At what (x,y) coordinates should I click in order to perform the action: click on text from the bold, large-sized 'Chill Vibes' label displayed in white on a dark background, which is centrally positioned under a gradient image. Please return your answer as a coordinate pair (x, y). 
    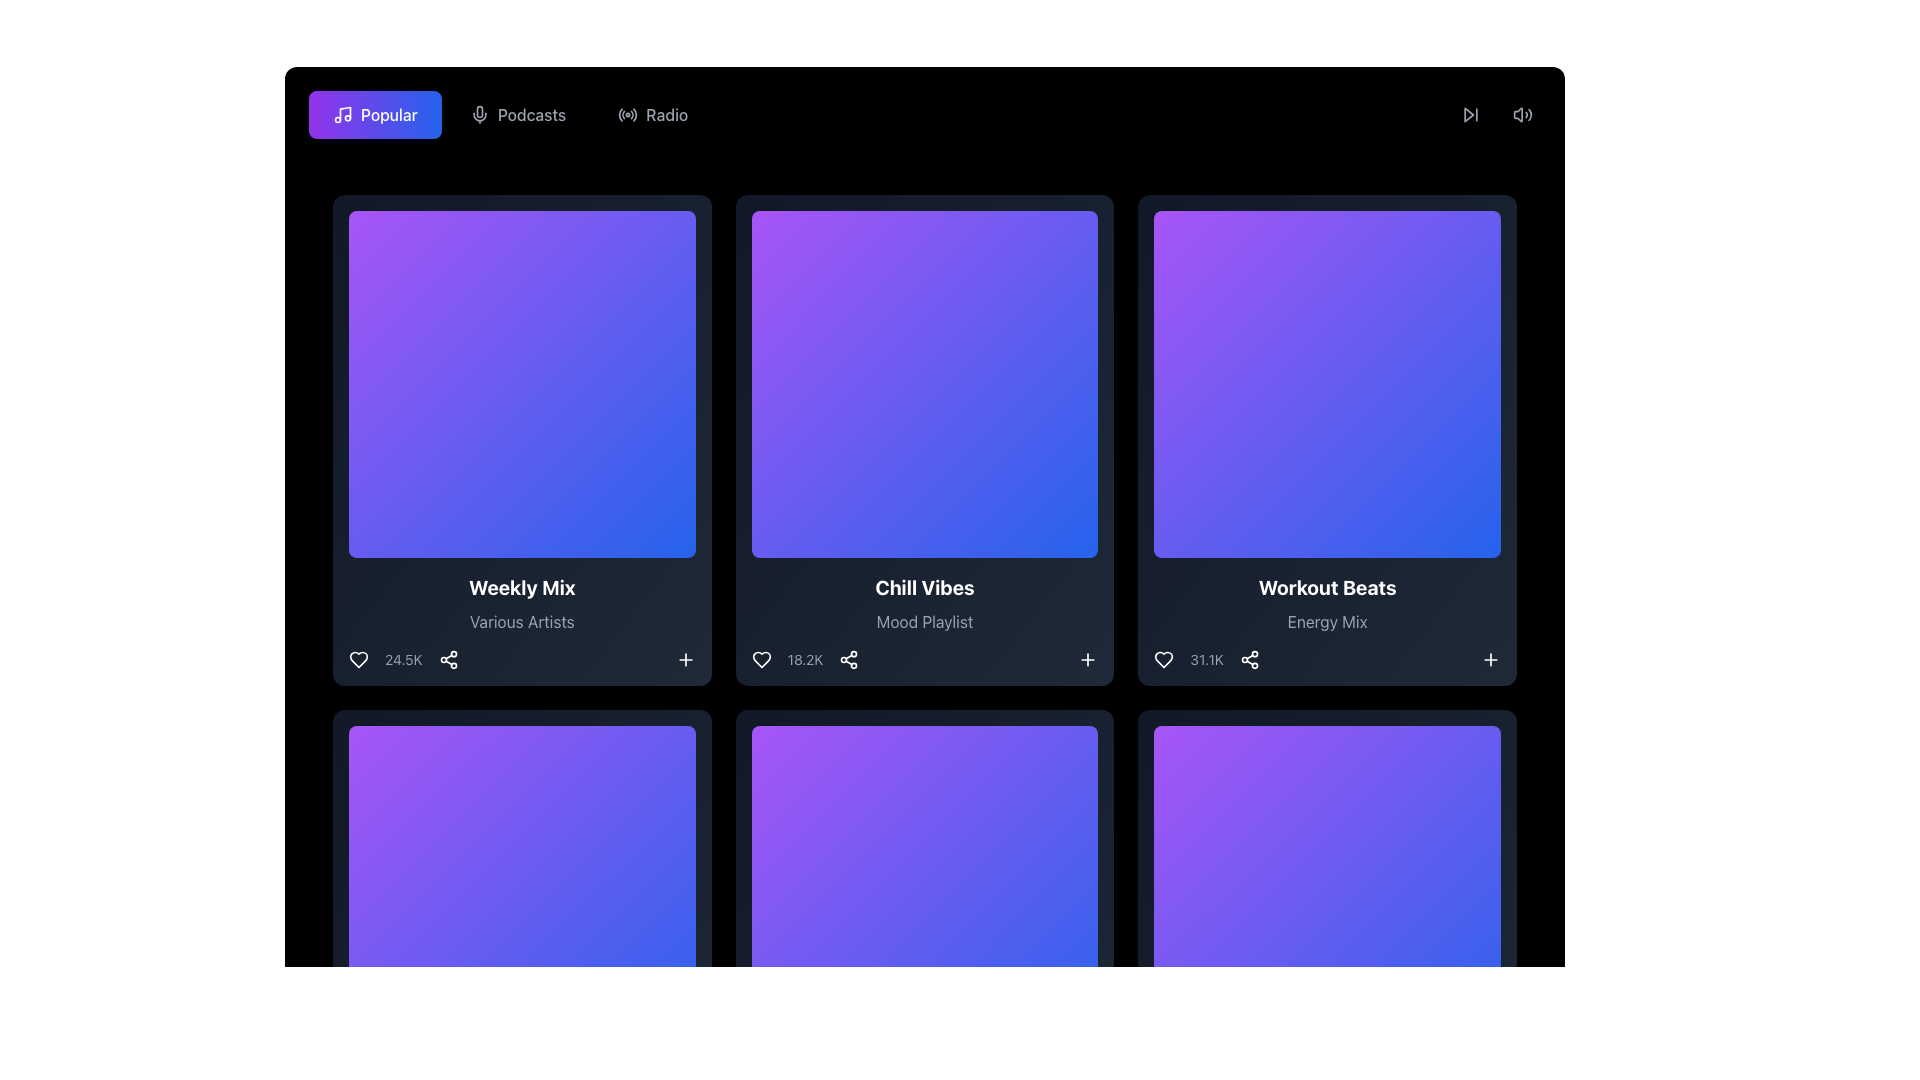
    Looking at the image, I should click on (924, 586).